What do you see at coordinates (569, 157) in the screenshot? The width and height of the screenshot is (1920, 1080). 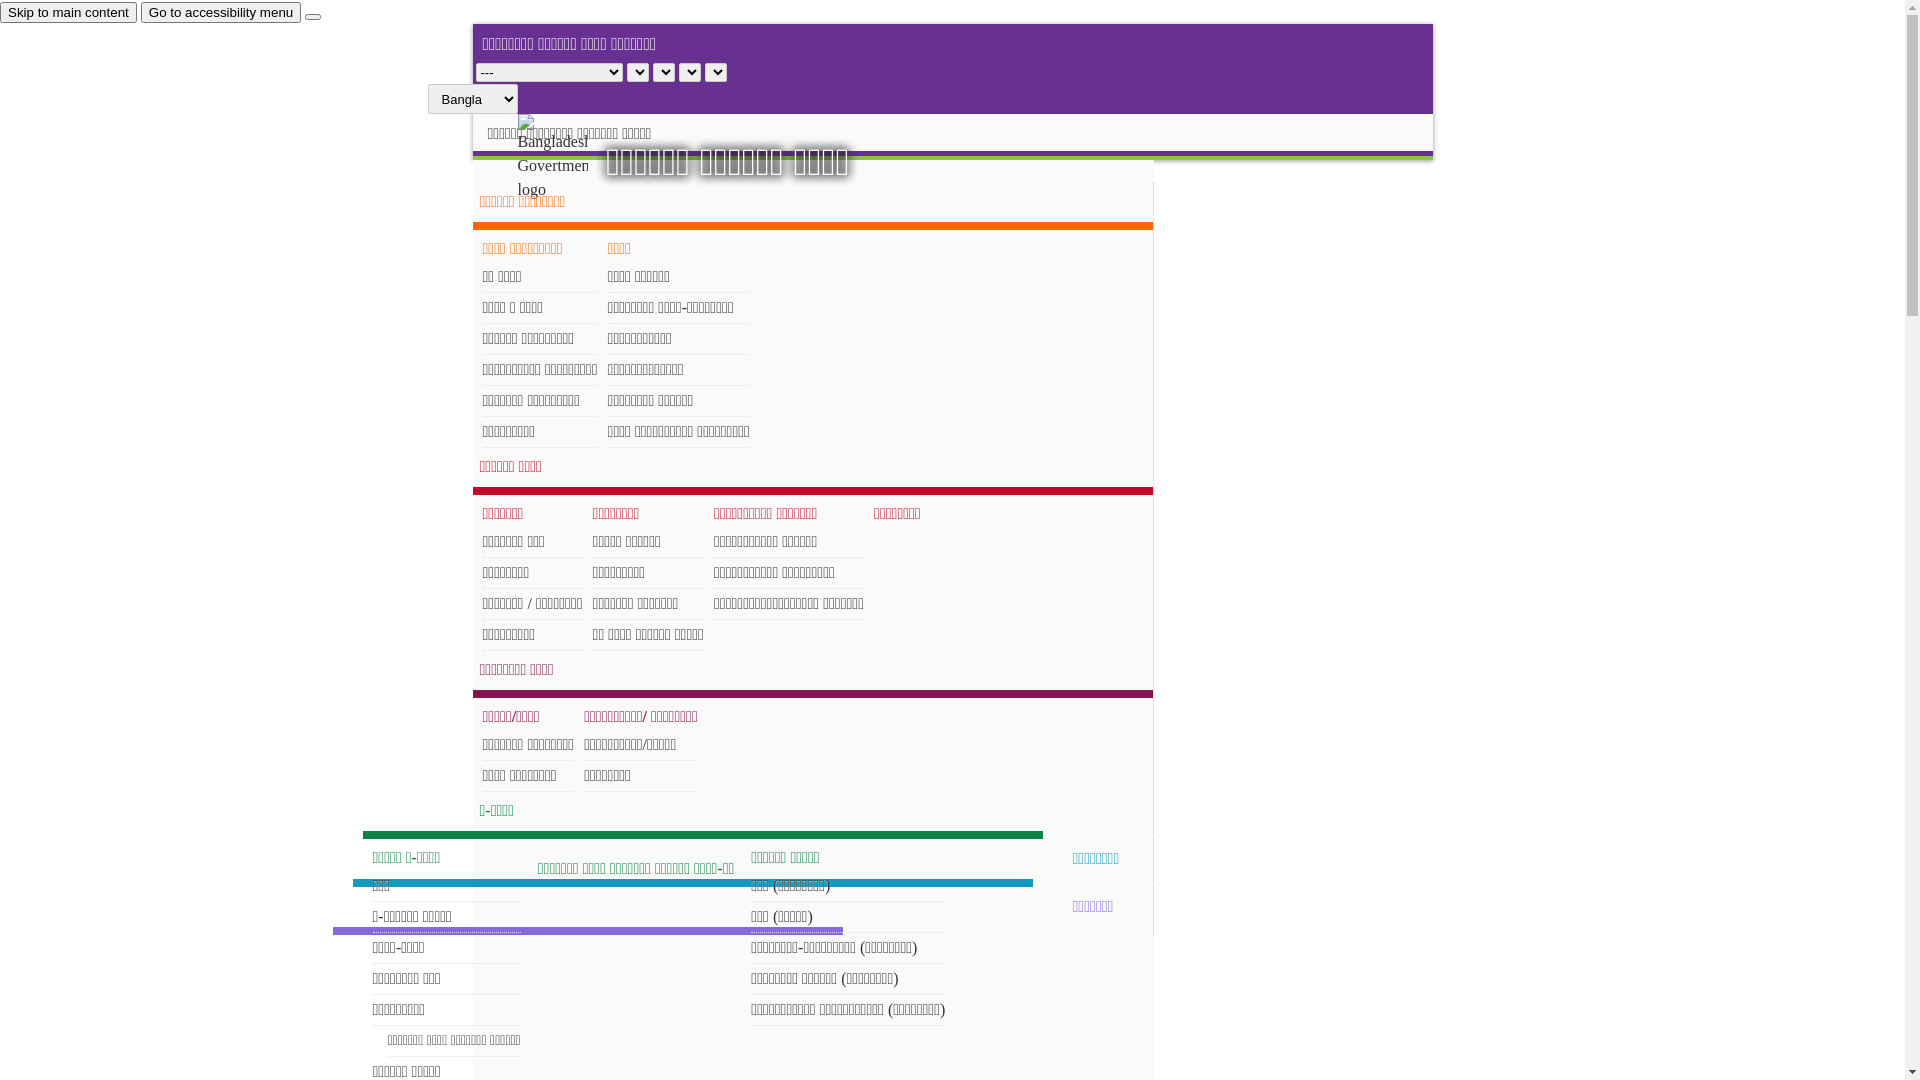 I see `'` at bounding box center [569, 157].